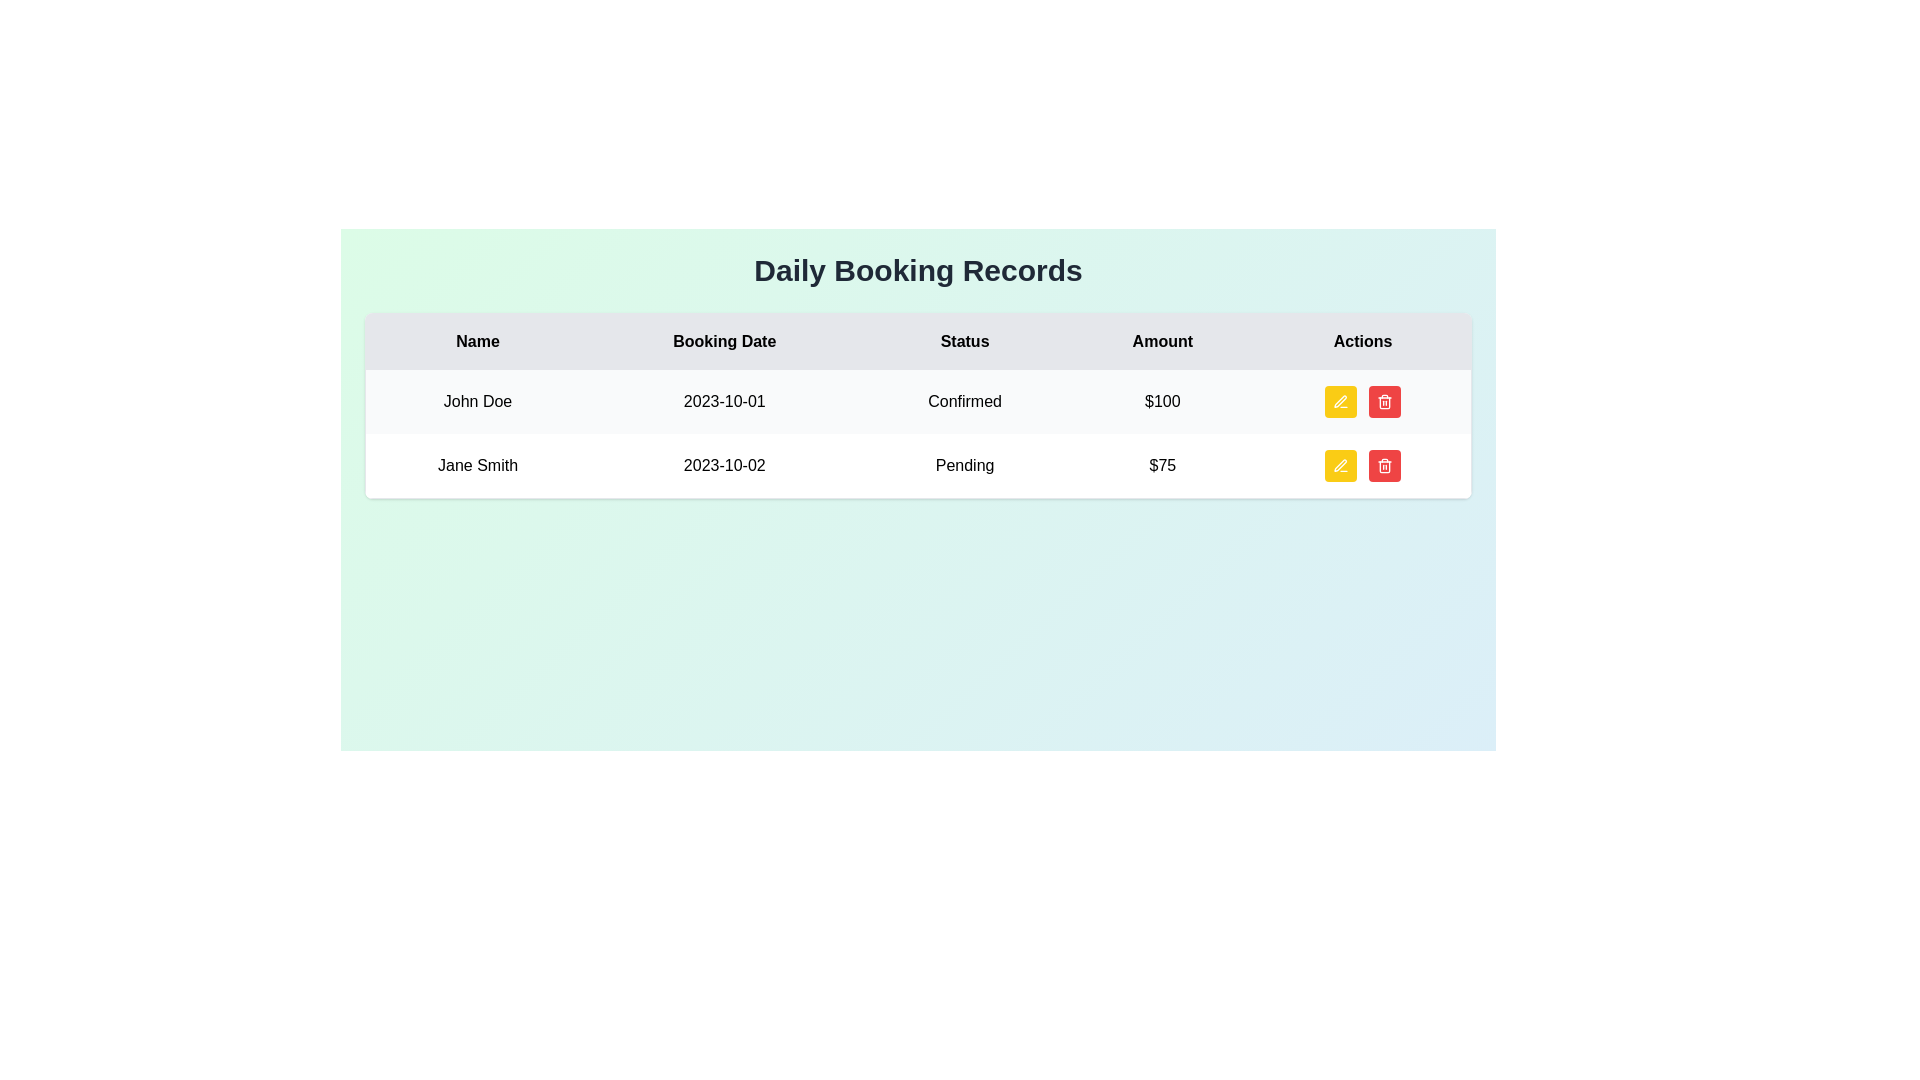 This screenshot has height=1080, width=1920. What do you see at coordinates (1162, 340) in the screenshot?
I see `the 'Amount' column header cell` at bounding box center [1162, 340].